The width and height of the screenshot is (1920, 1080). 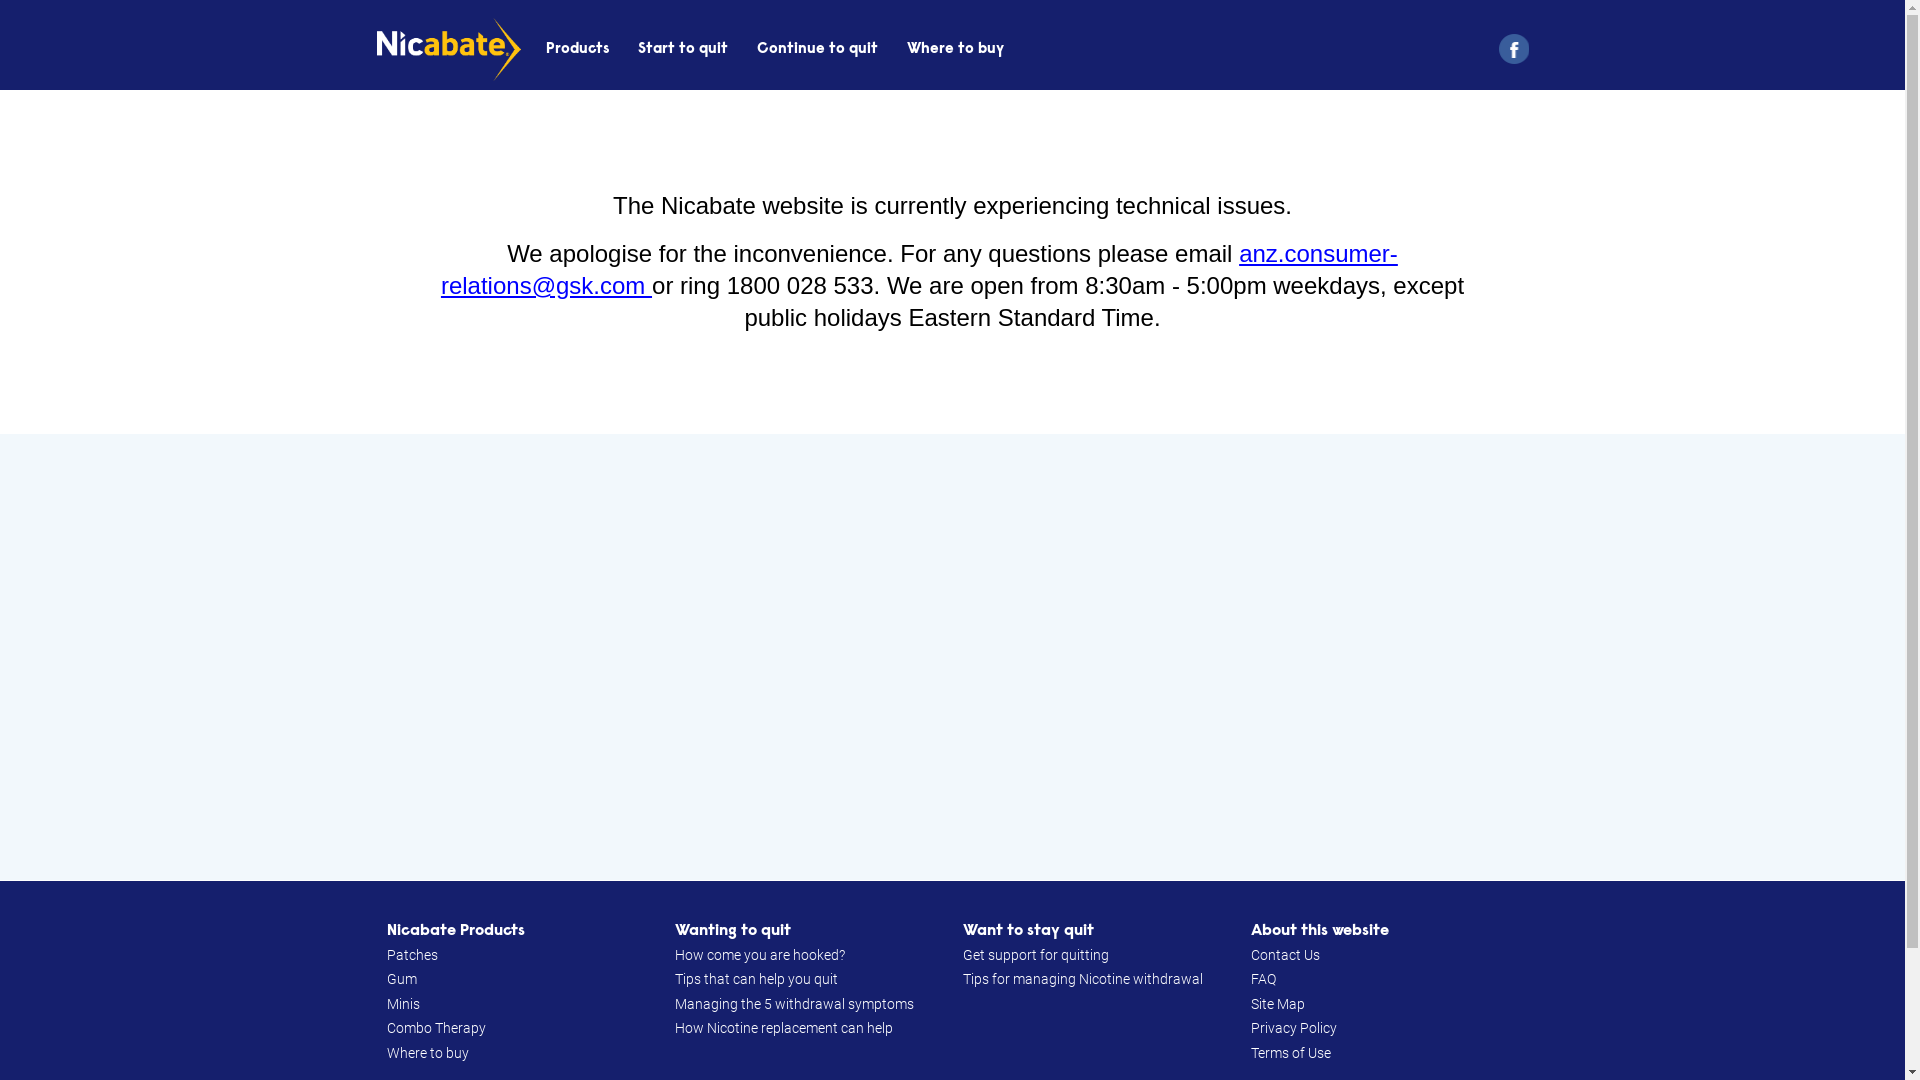 I want to click on 'Nicabate Products', so click(x=454, y=930).